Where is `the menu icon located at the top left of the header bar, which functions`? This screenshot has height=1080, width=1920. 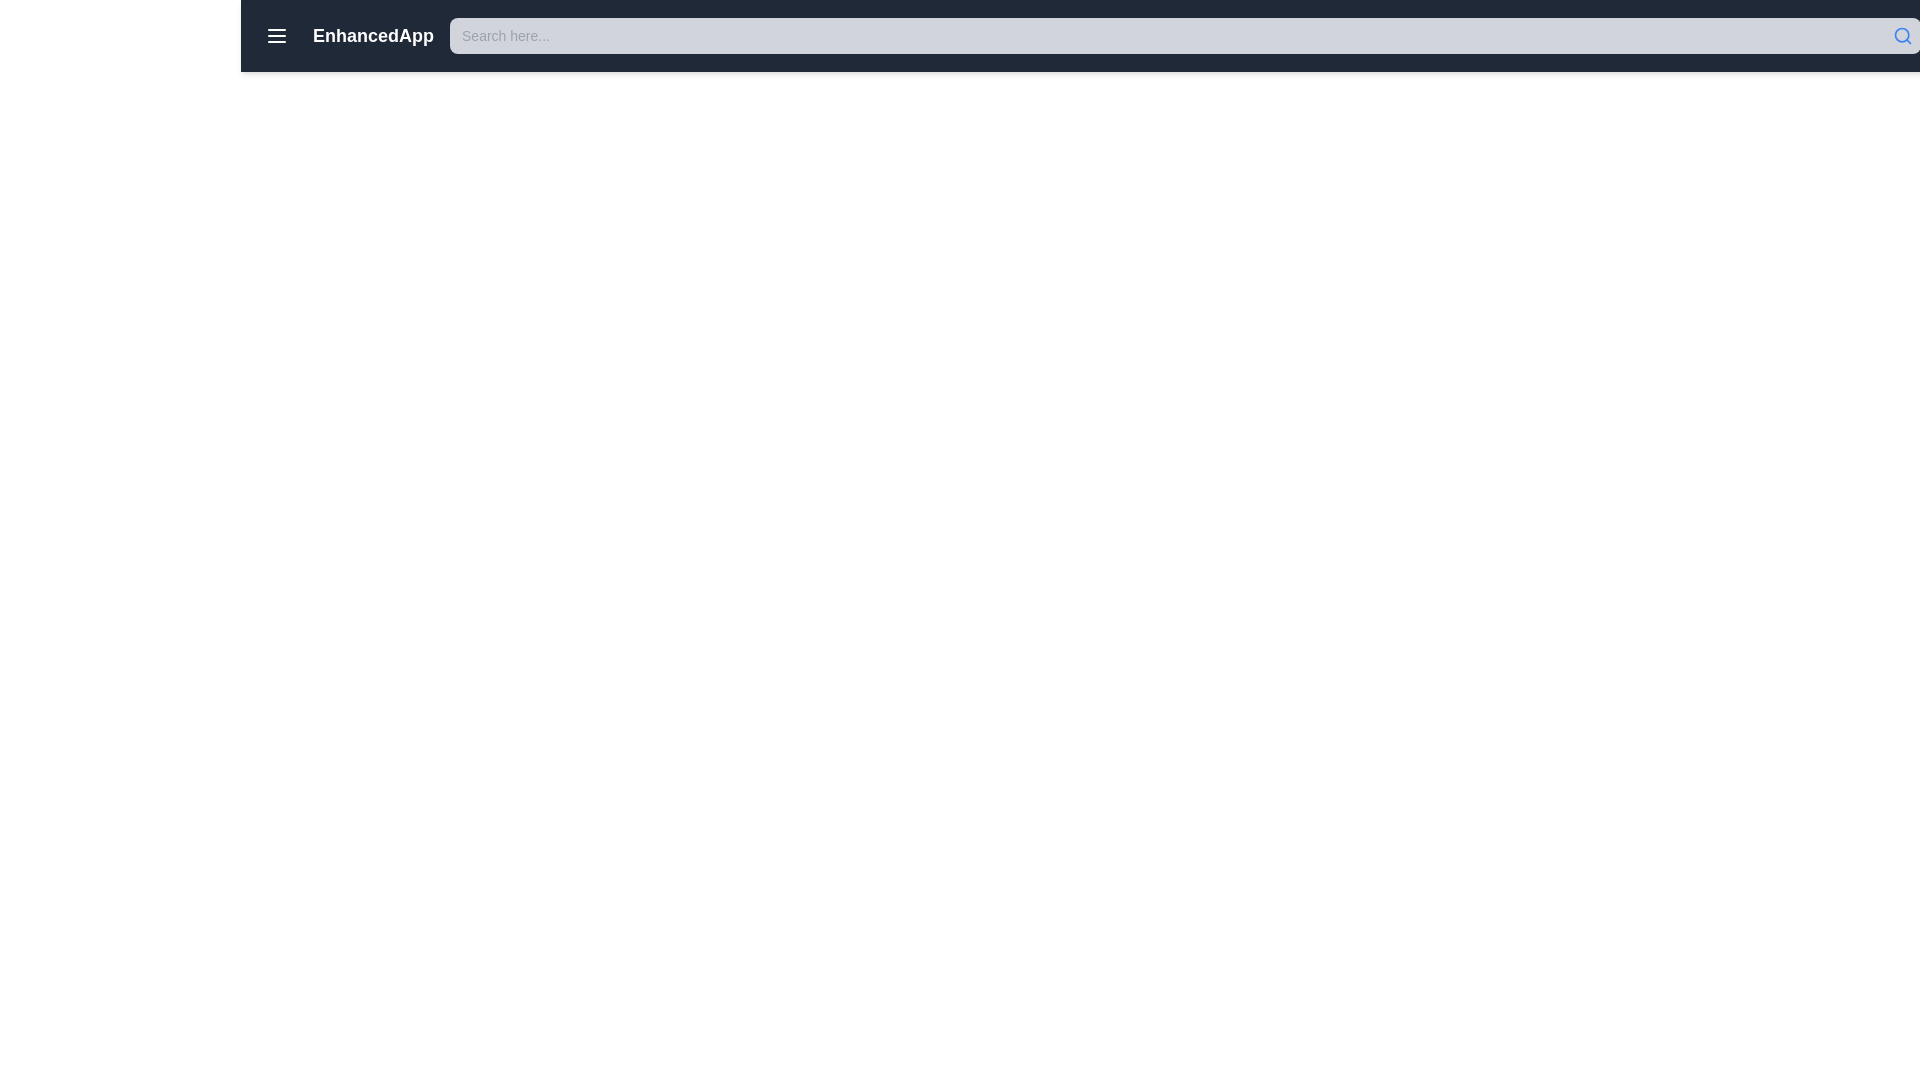
the menu icon located at the top left of the header bar, which functions is located at coordinates (345, 35).